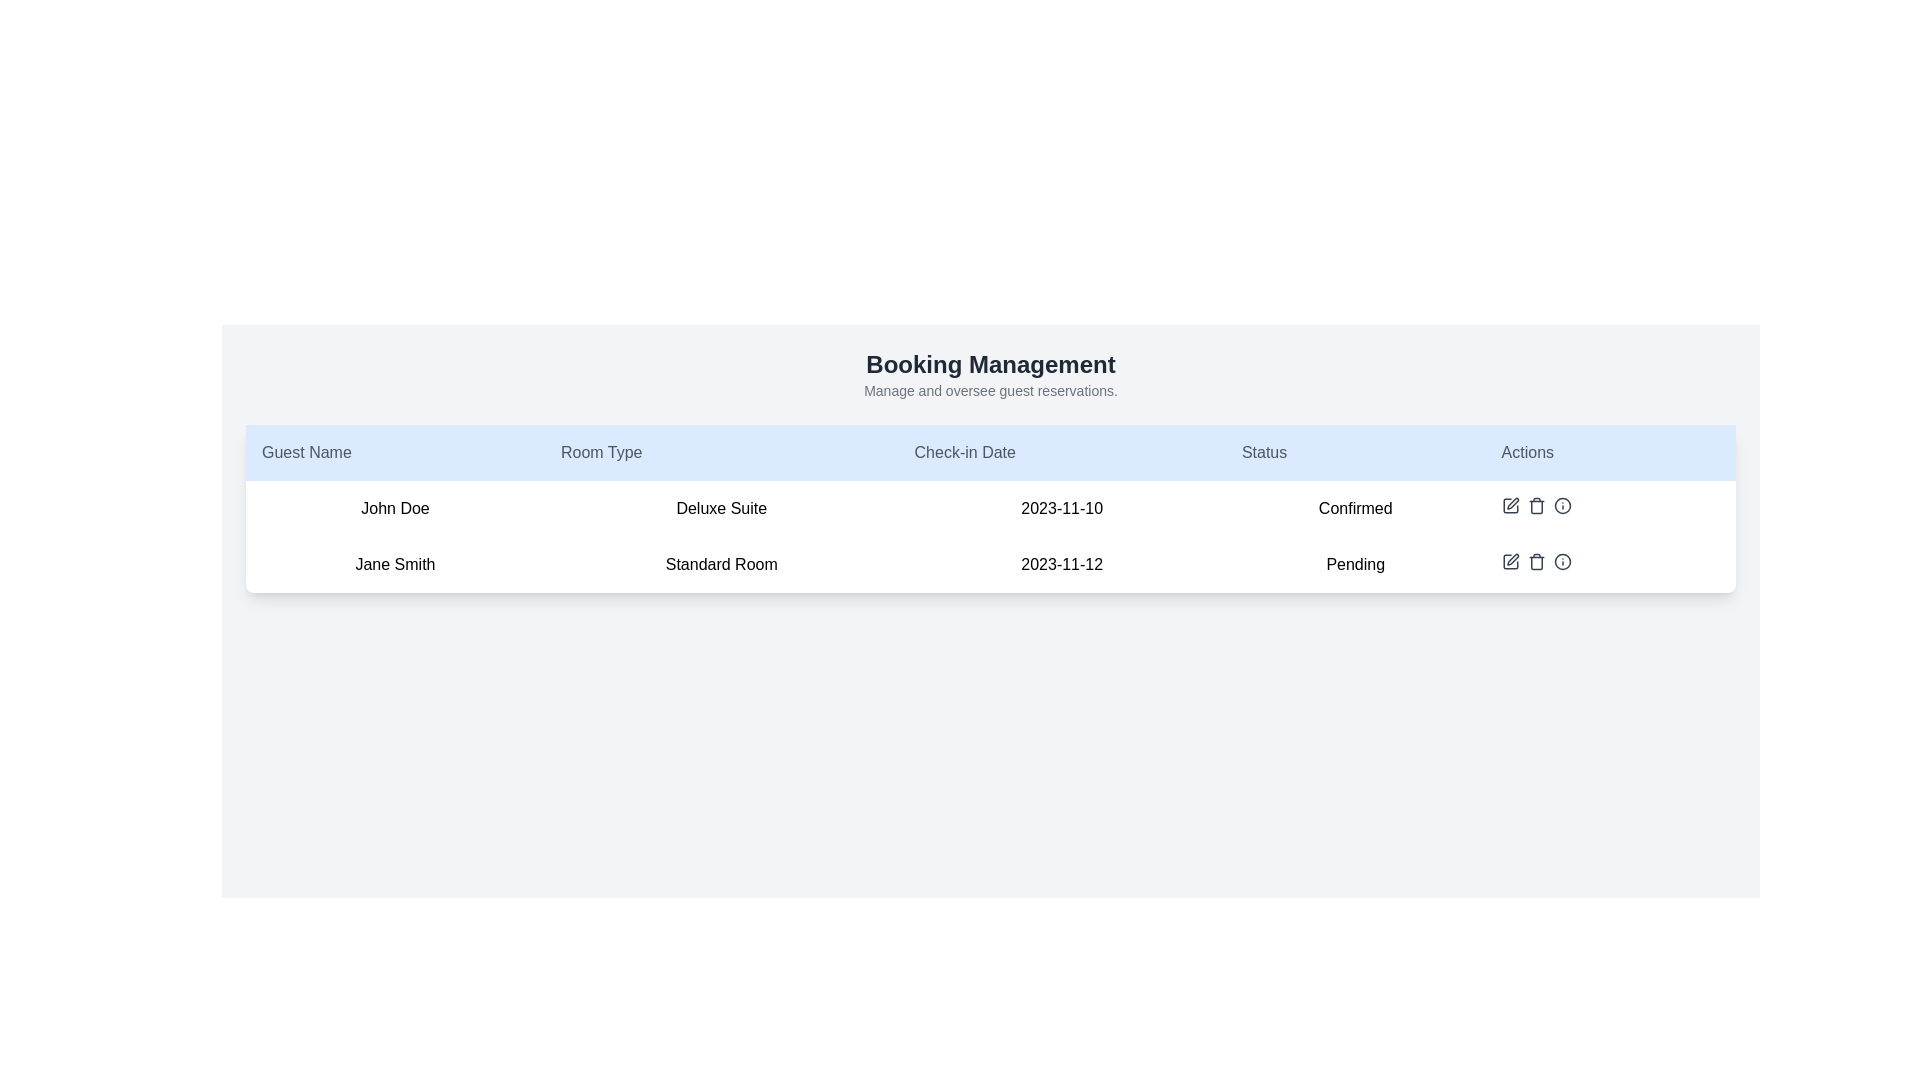 This screenshot has height=1080, width=1920. Describe the element at coordinates (1561, 562) in the screenshot. I see `the fourth action icon in the 'Actions' column of the table` at that location.